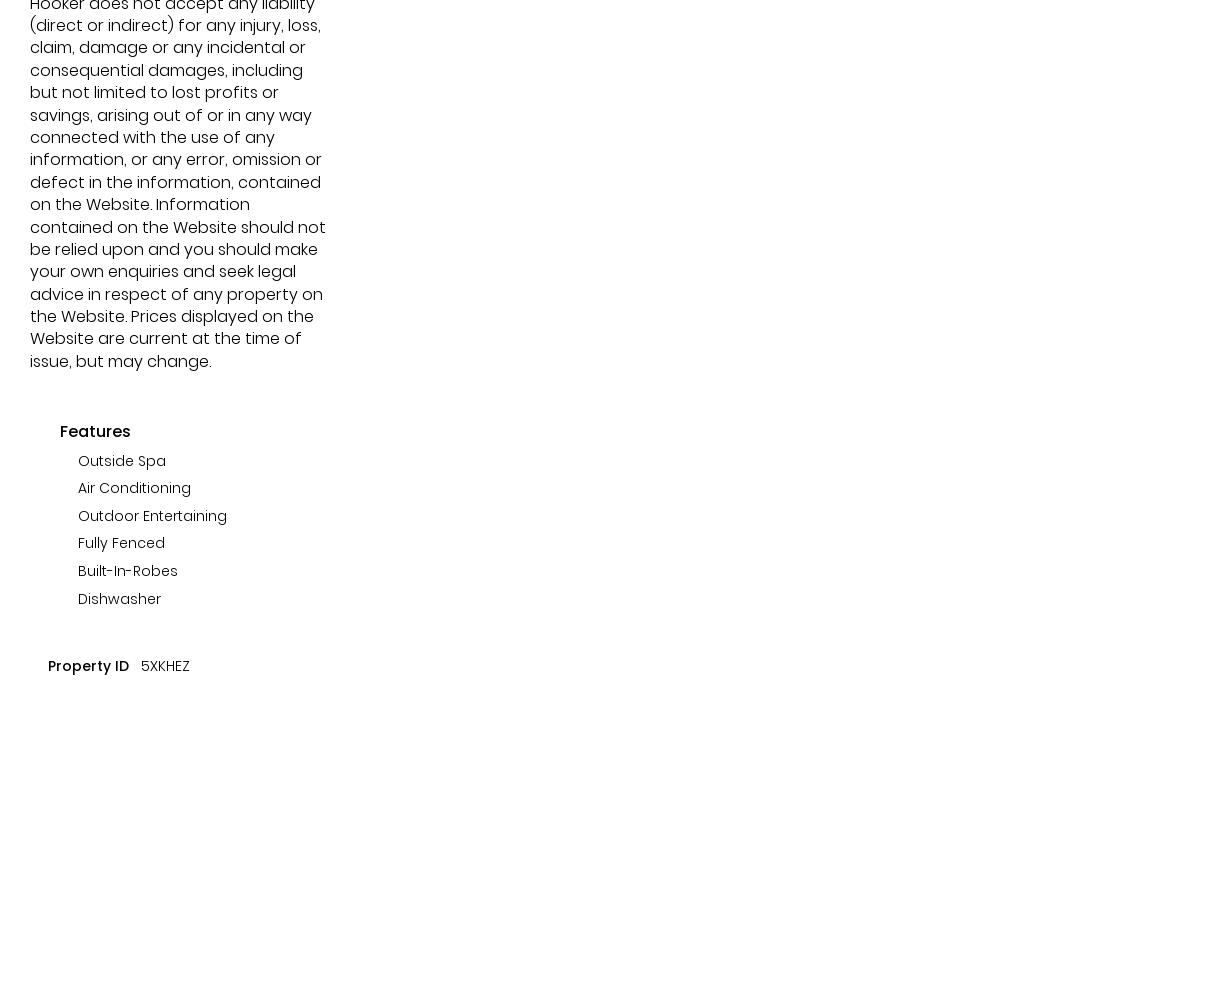 The height and width of the screenshot is (993, 1230). I want to click on 'Invest', so click(179, 170).